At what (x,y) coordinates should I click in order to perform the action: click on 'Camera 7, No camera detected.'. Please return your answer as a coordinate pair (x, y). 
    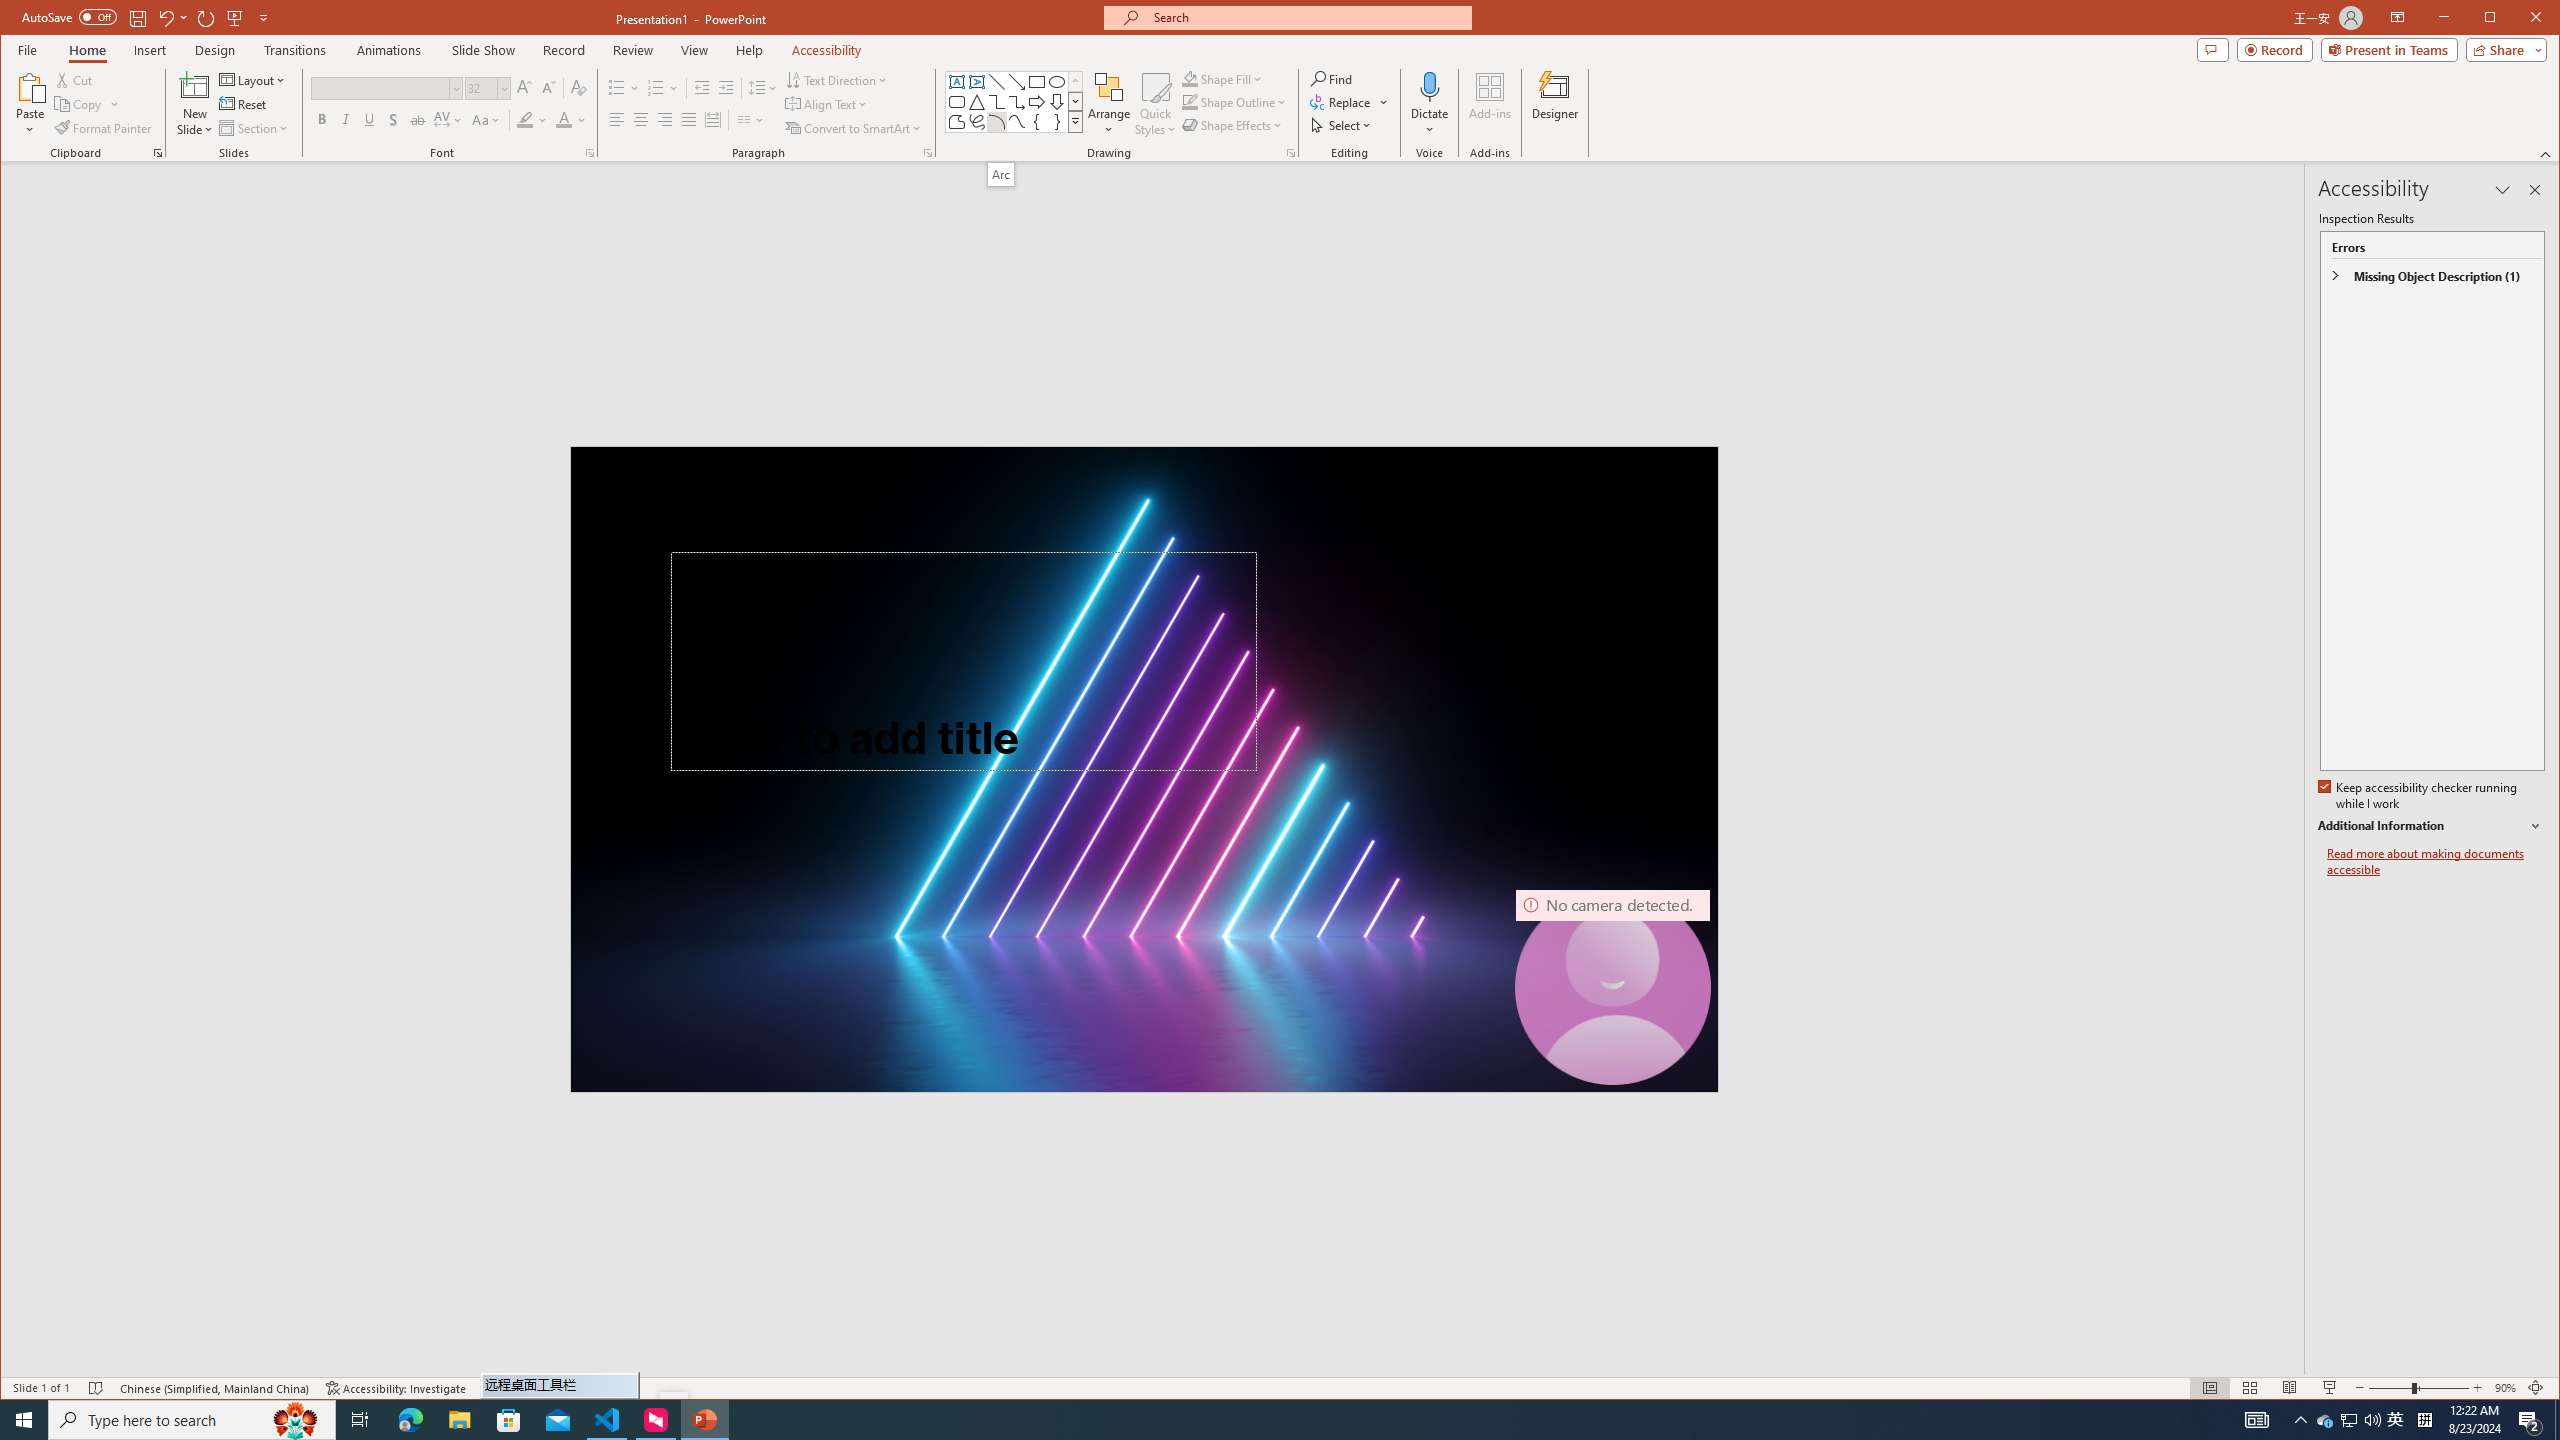
    Looking at the image, I should click on (1611, 987).